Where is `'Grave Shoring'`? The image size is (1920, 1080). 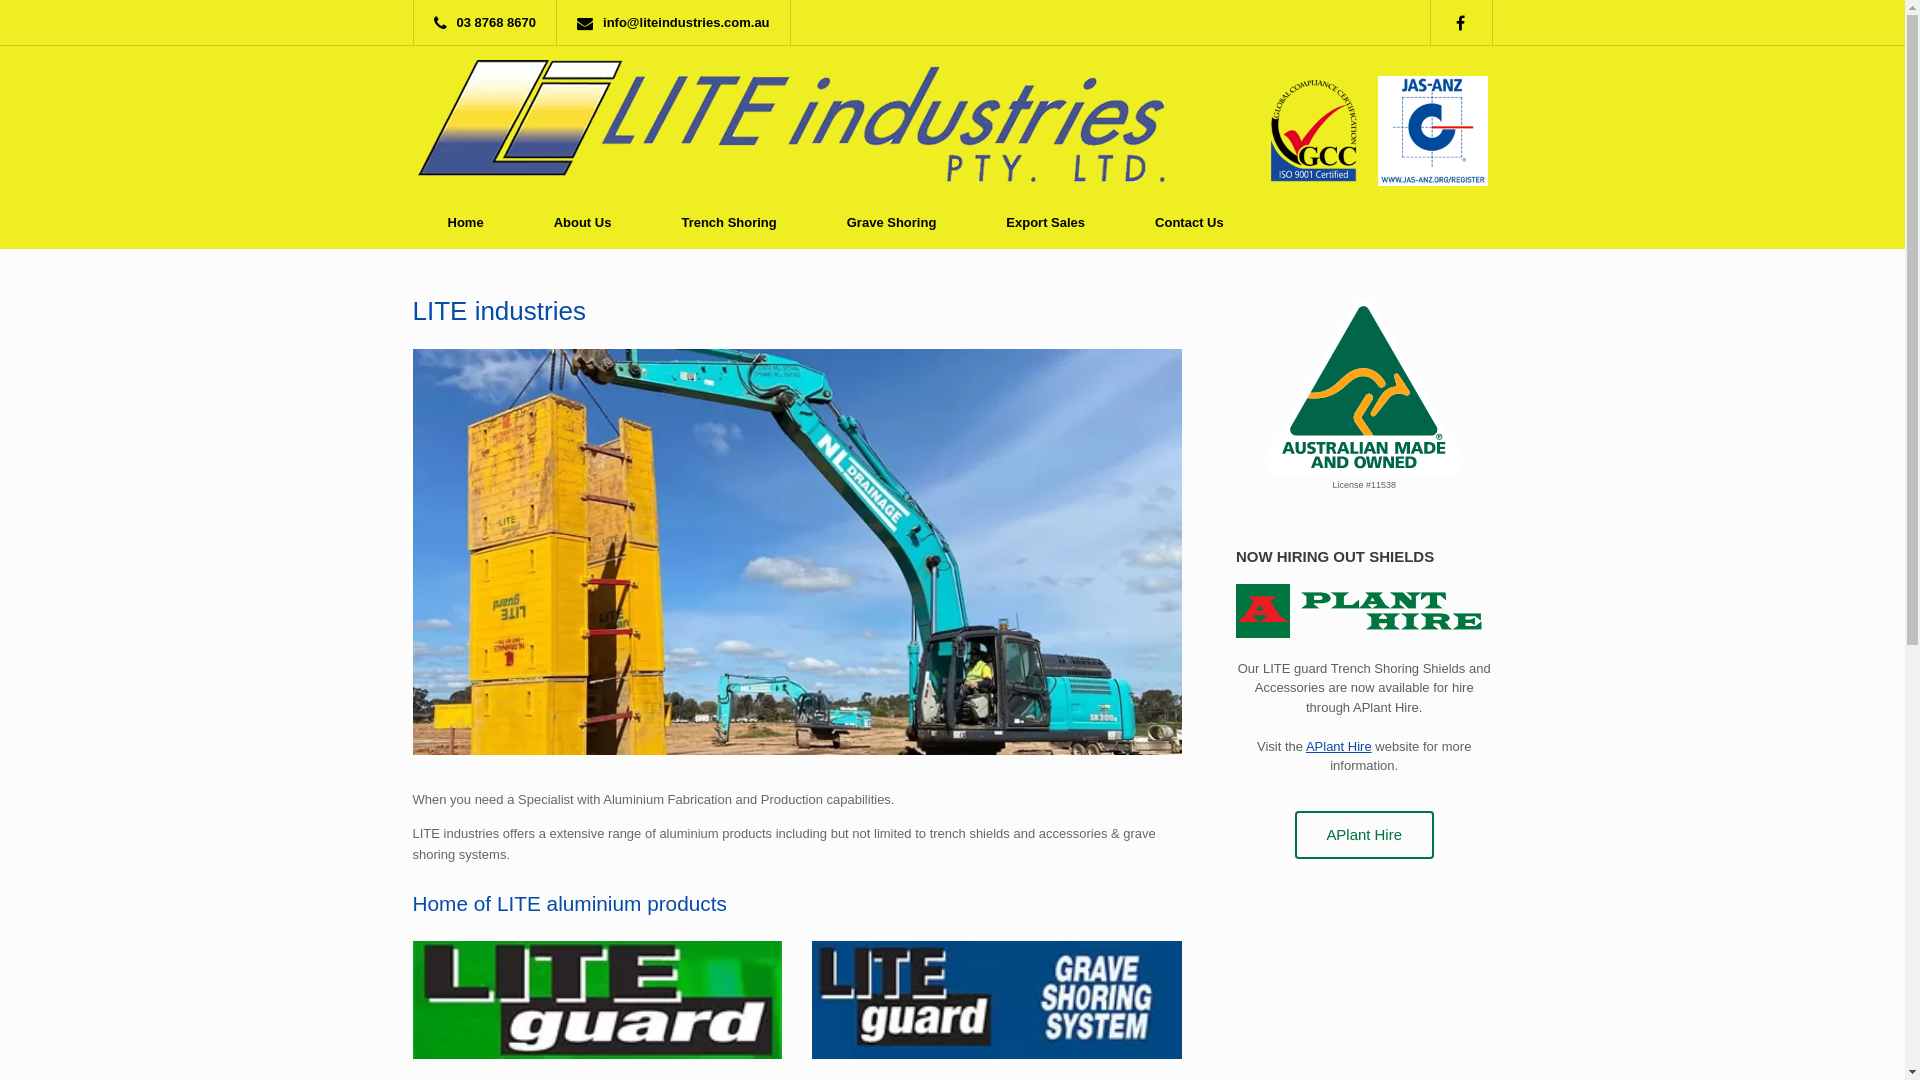 'Grave Shoring' is located at coordinates (811, 222).